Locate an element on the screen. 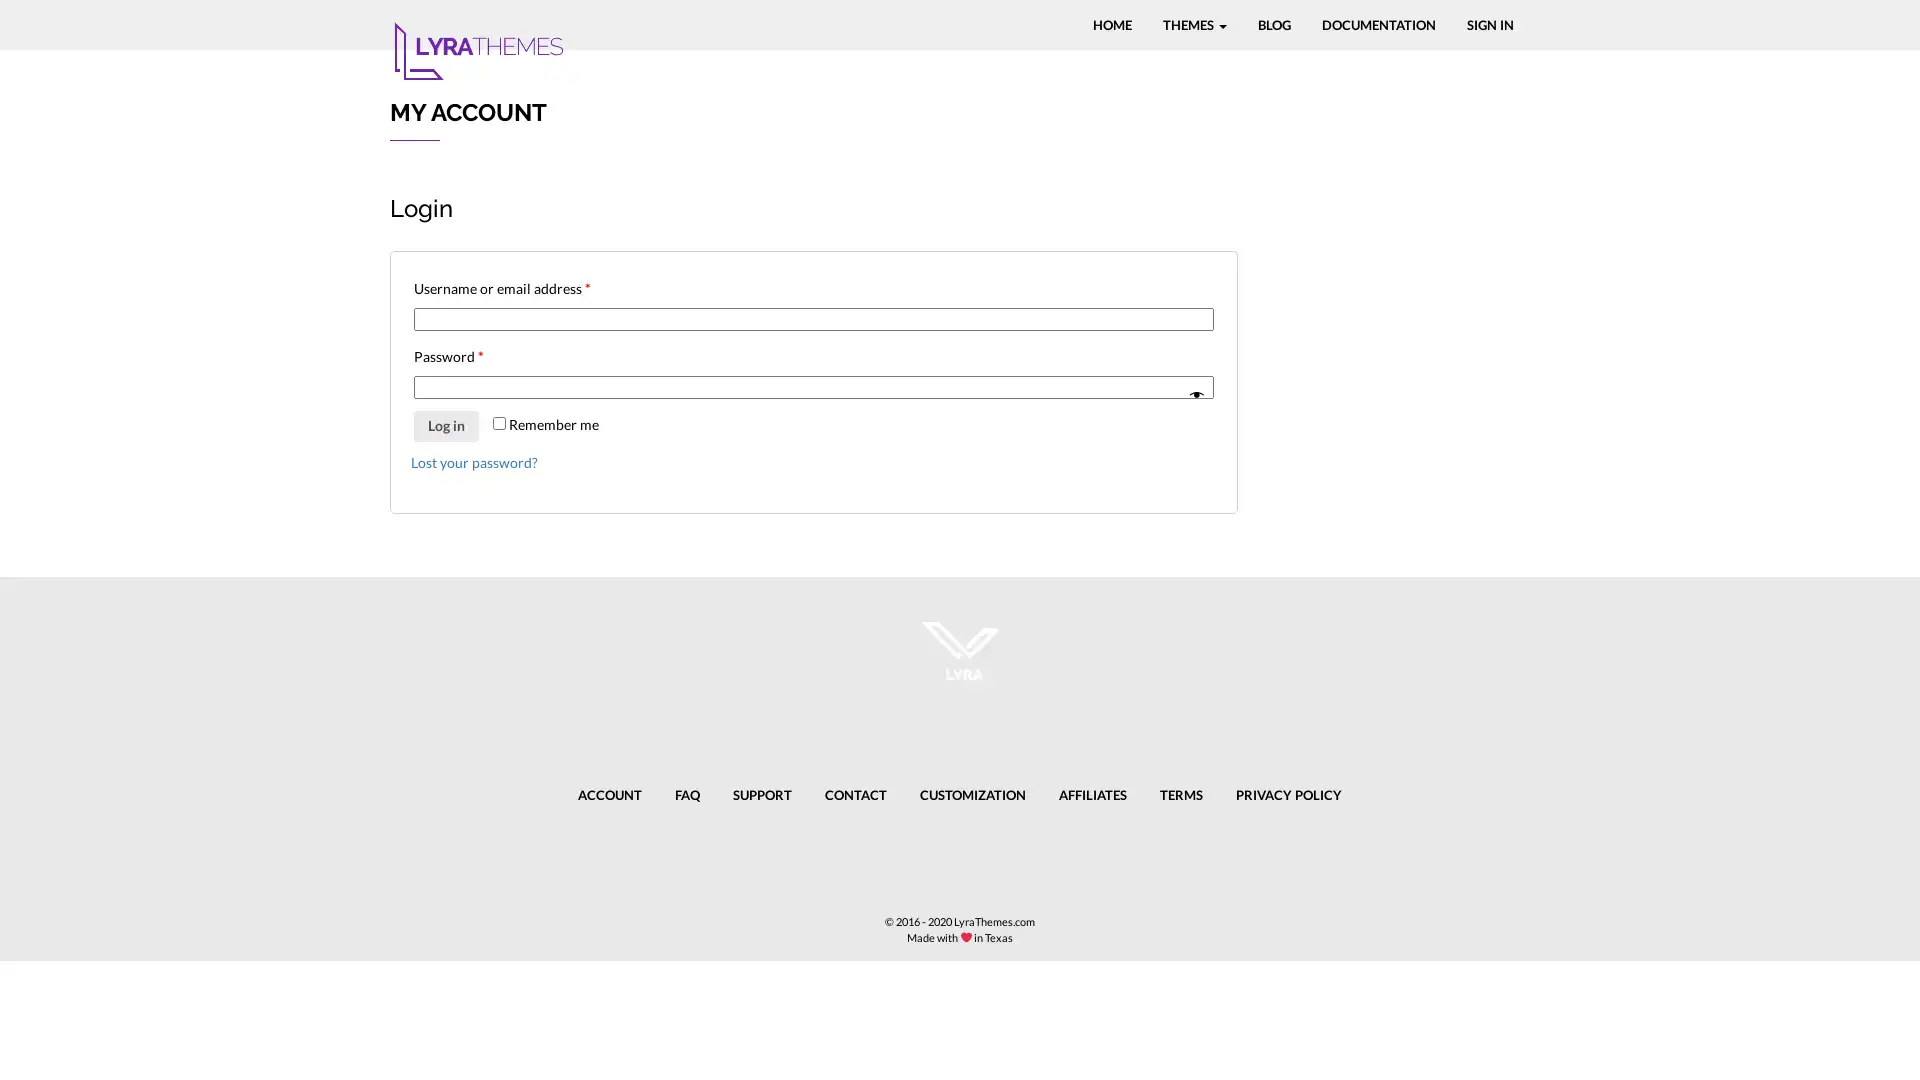  Log in is located at coordinates (445, 424).